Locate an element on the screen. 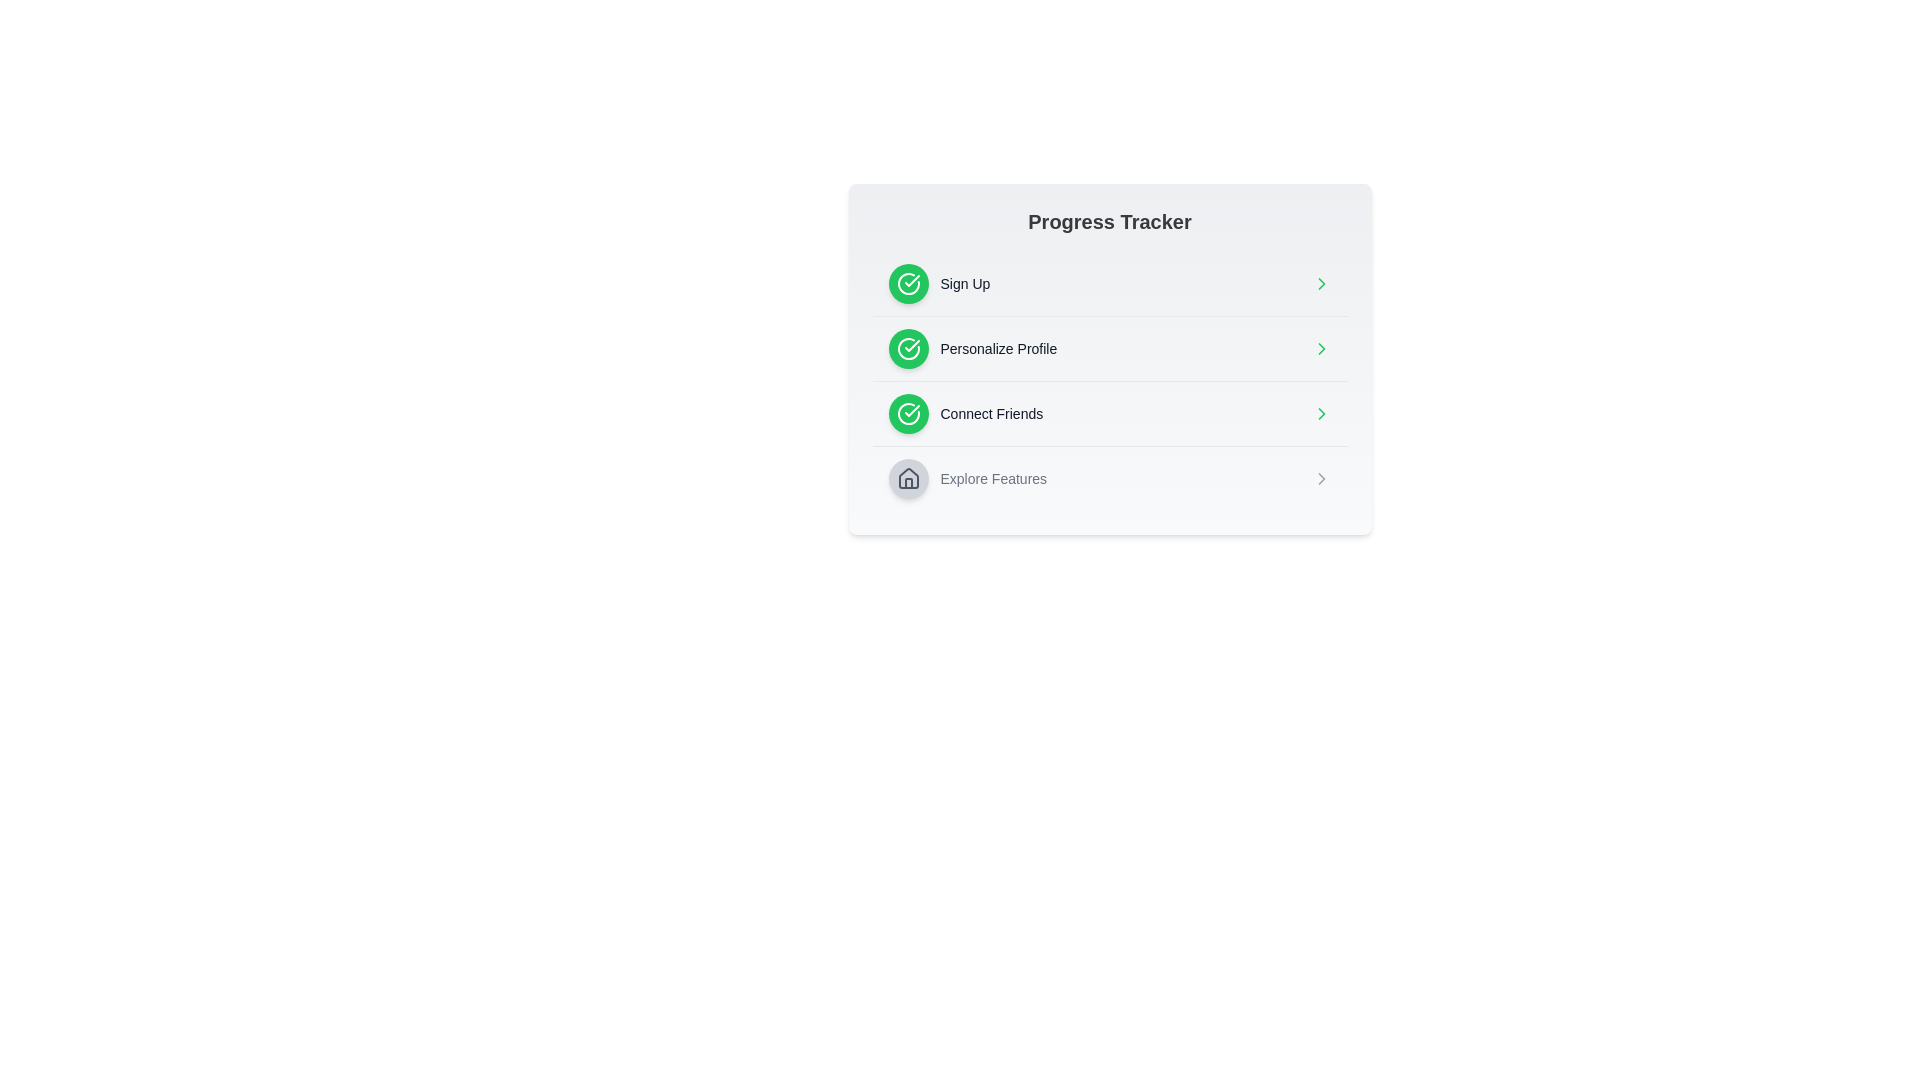  the circular green icon with a checkmark on the left of the 'Sign Up' list item to confirm task completion is located at coordinates (938, 284).